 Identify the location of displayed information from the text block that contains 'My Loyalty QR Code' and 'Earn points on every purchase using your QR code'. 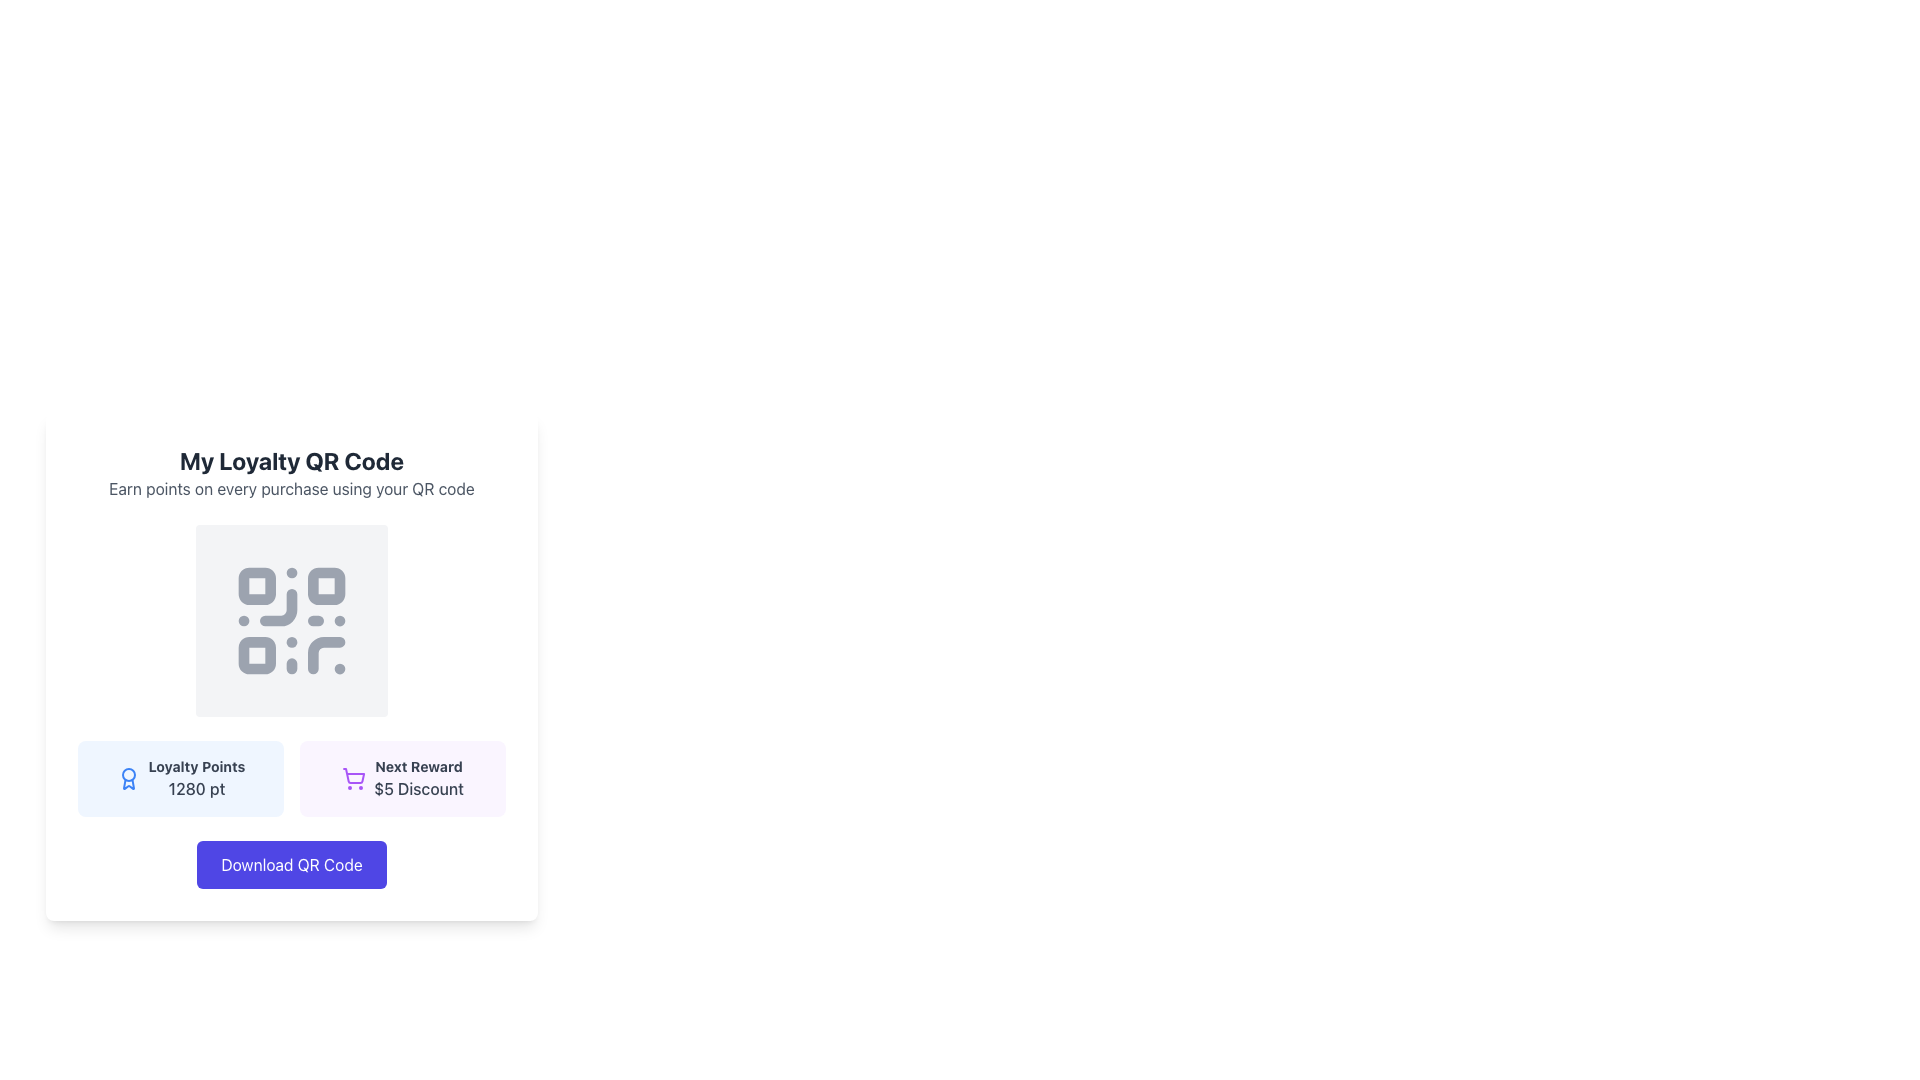
(291, 473).